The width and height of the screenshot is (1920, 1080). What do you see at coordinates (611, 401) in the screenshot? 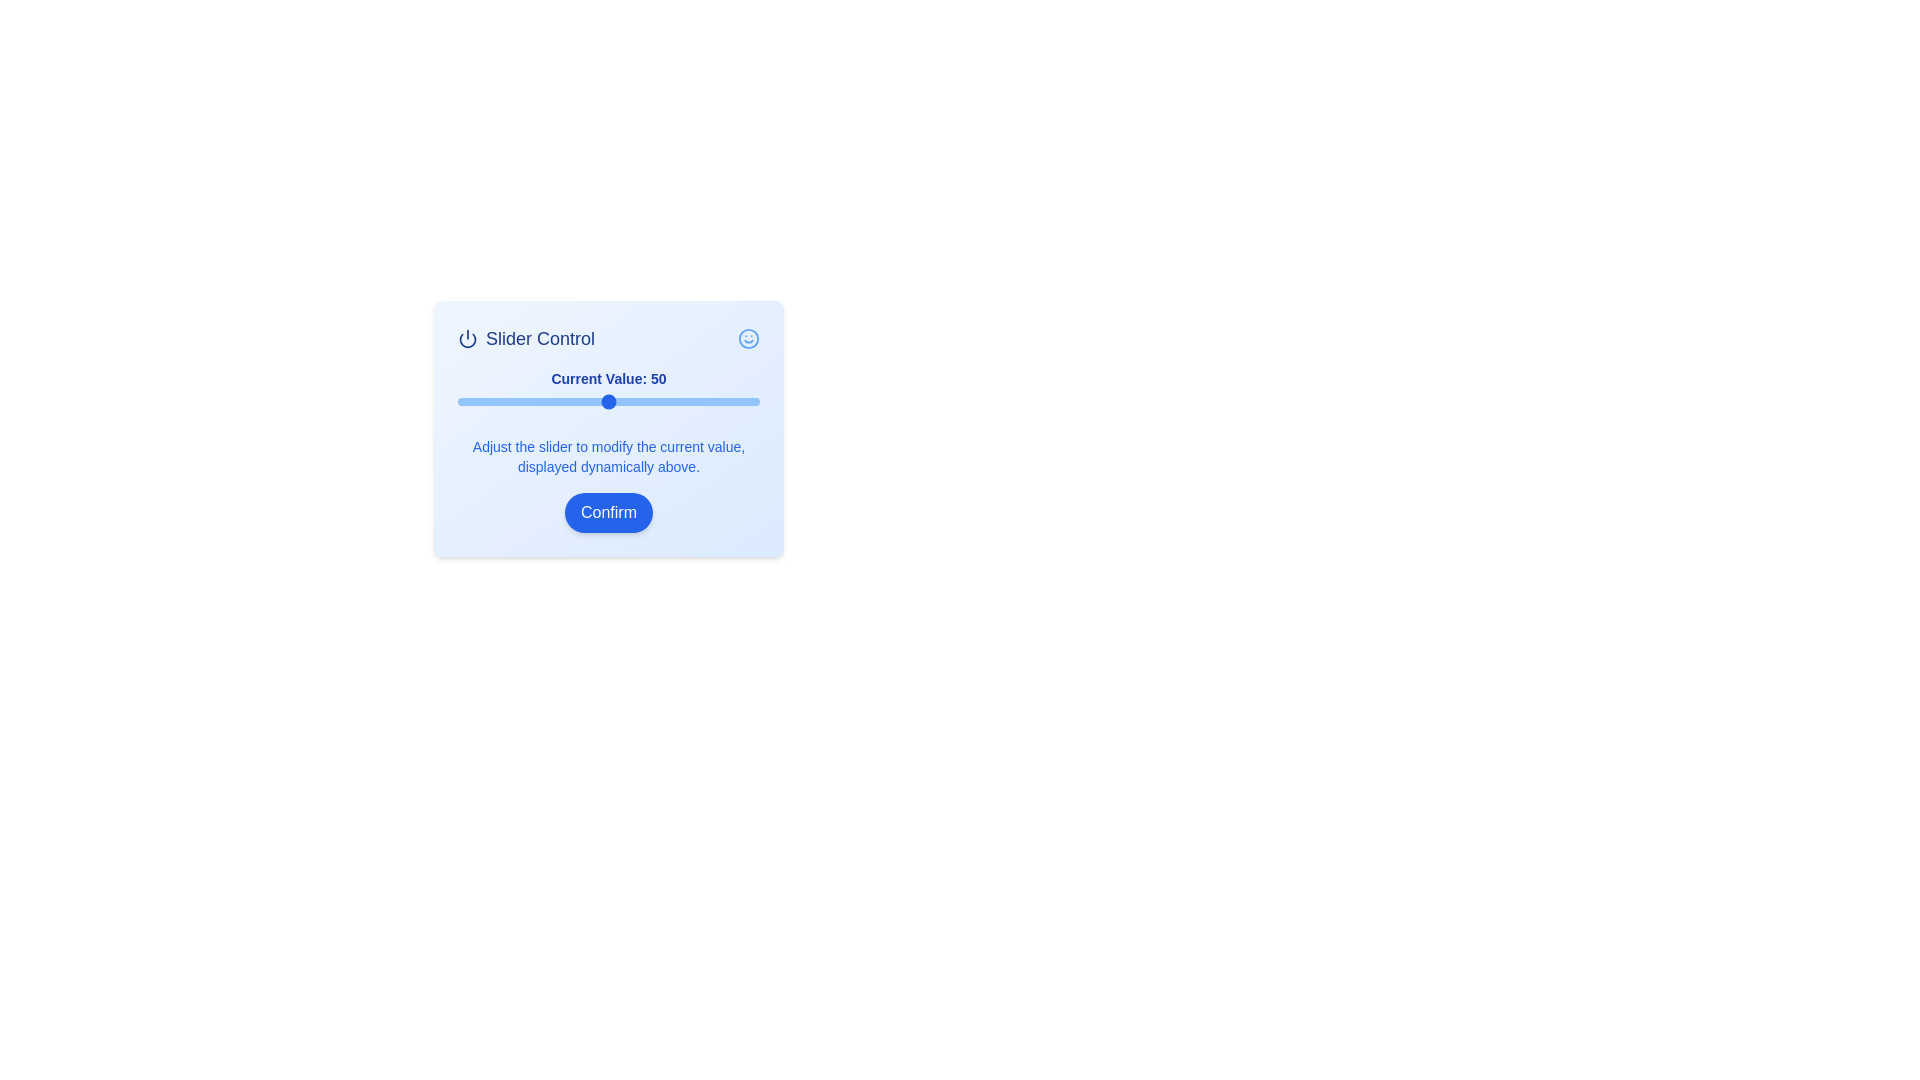
I see `the slider value` at bounding box center [611, 401].